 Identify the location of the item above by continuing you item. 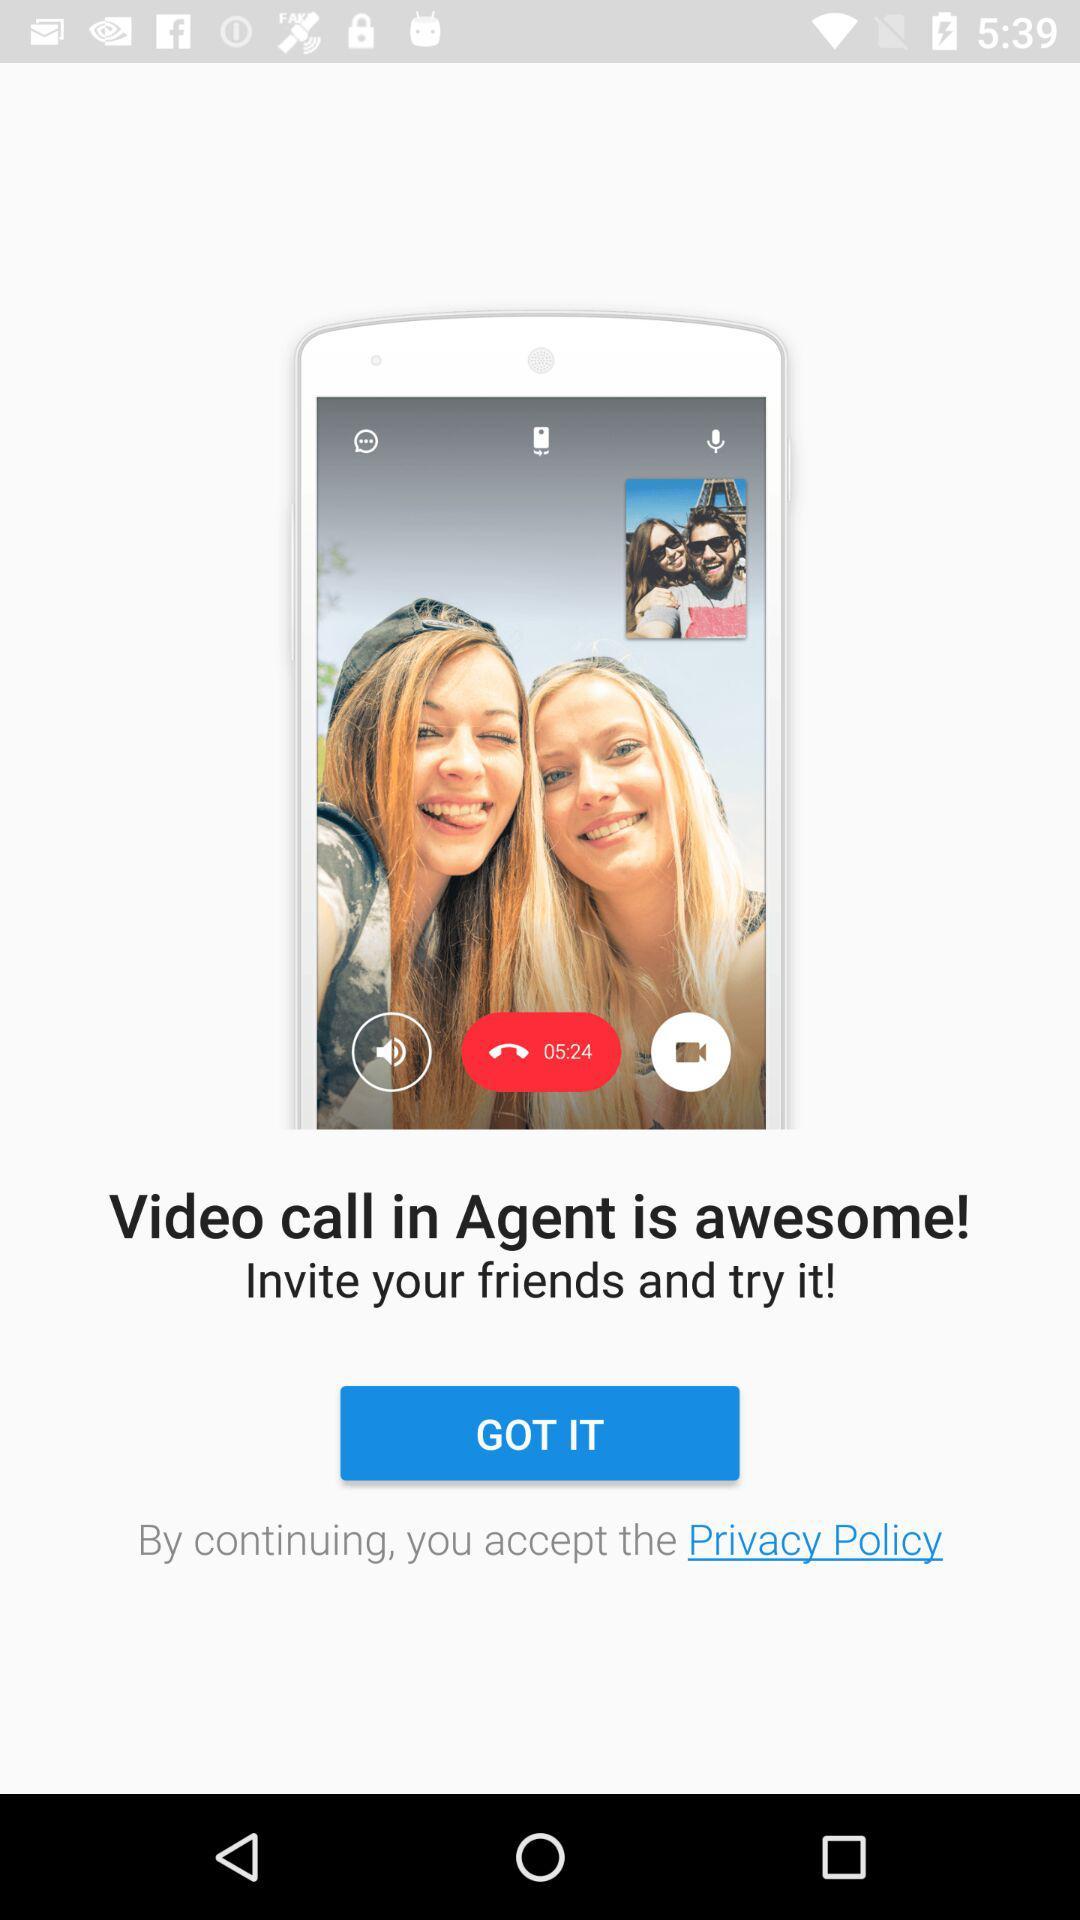
(540, 1432).